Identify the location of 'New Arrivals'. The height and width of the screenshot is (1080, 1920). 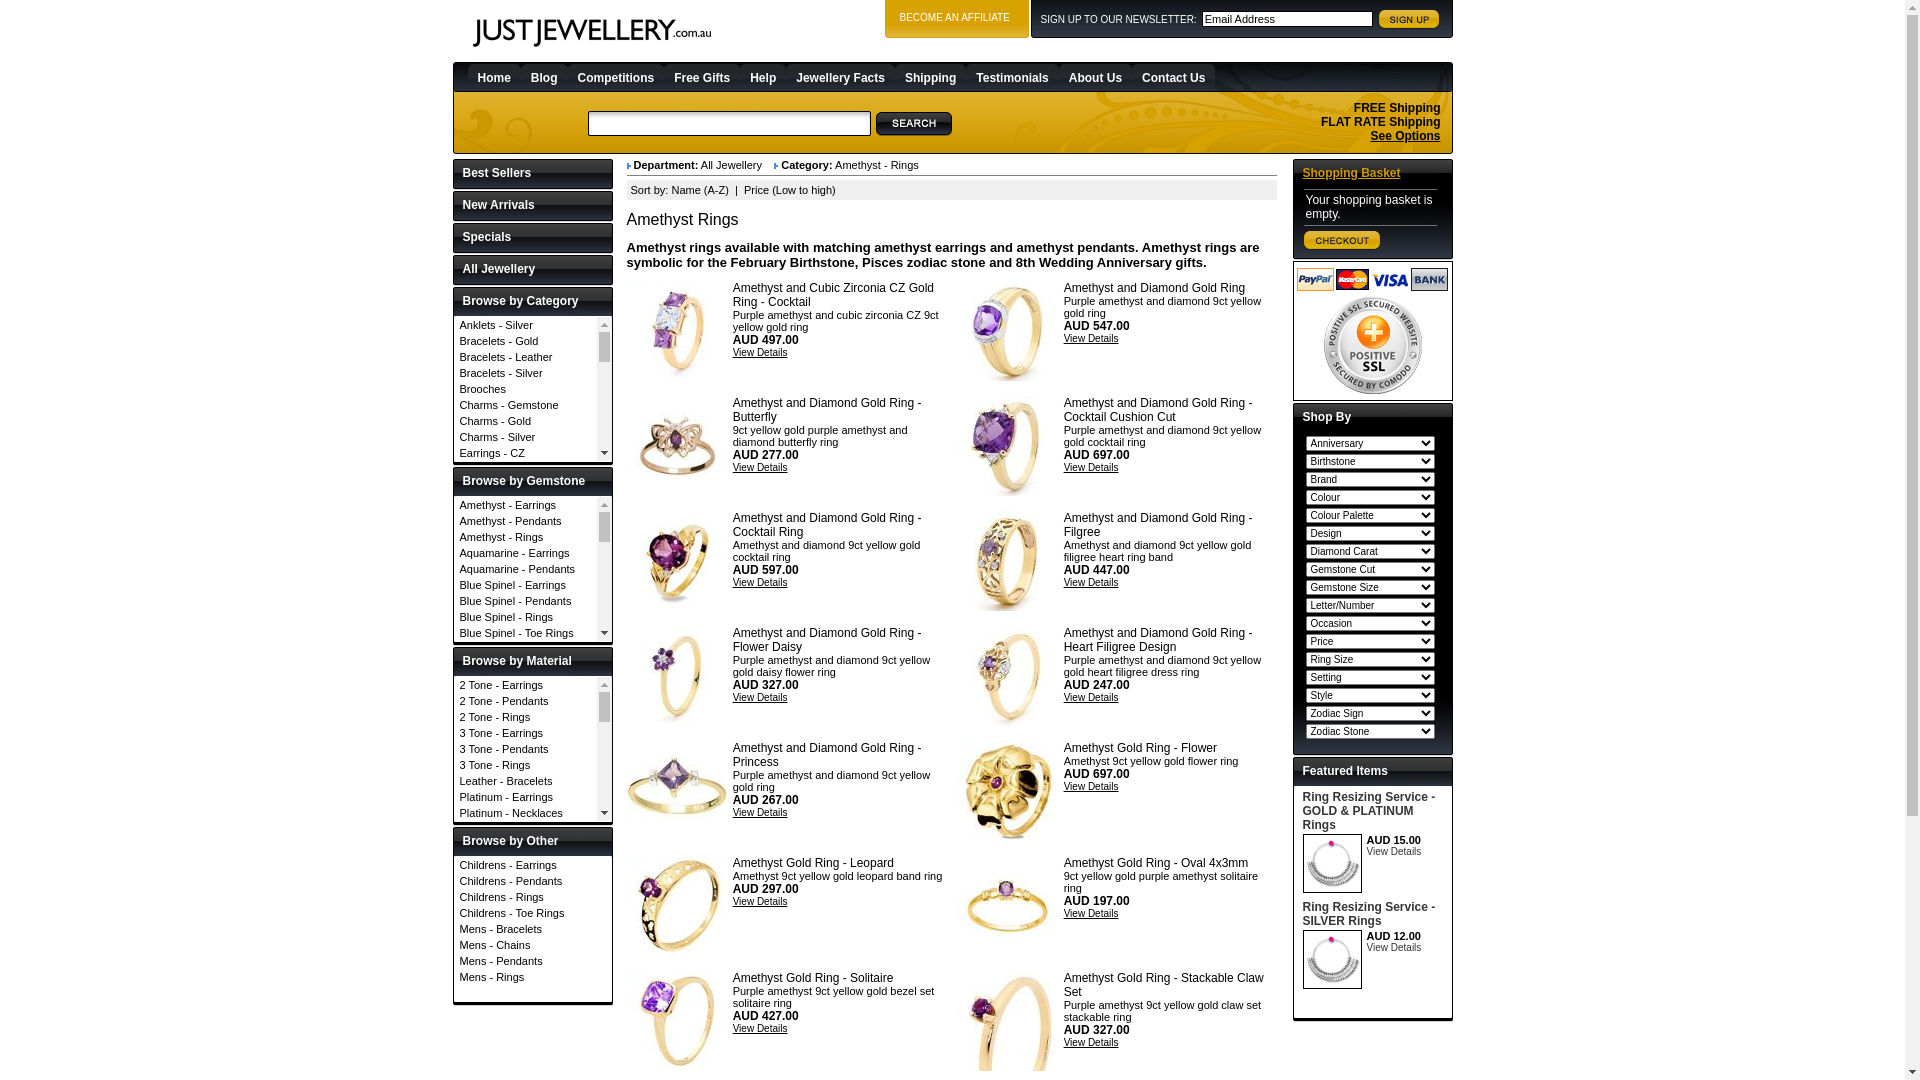
(532, 206).